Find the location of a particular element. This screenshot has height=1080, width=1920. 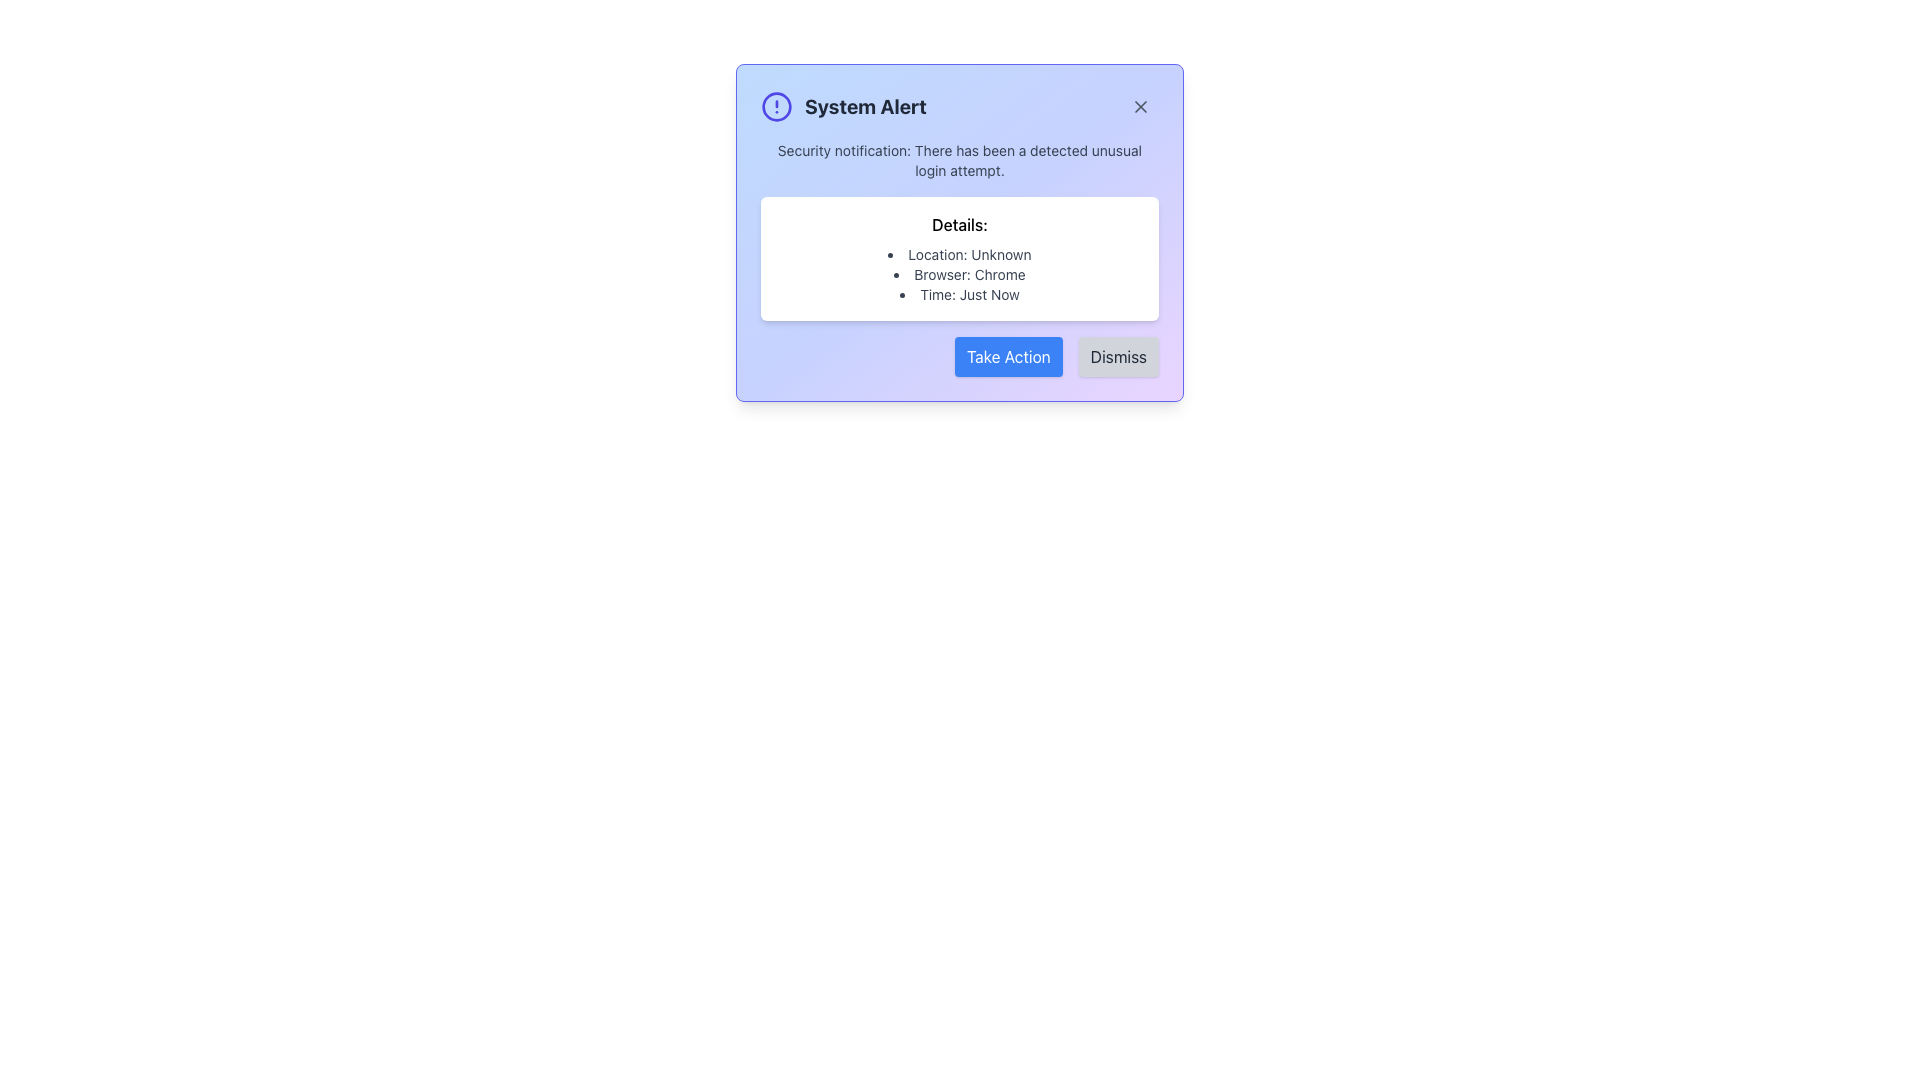

the 'Dismiss' button with rounded corners and light gray background is located at coordinates (1117, 356).